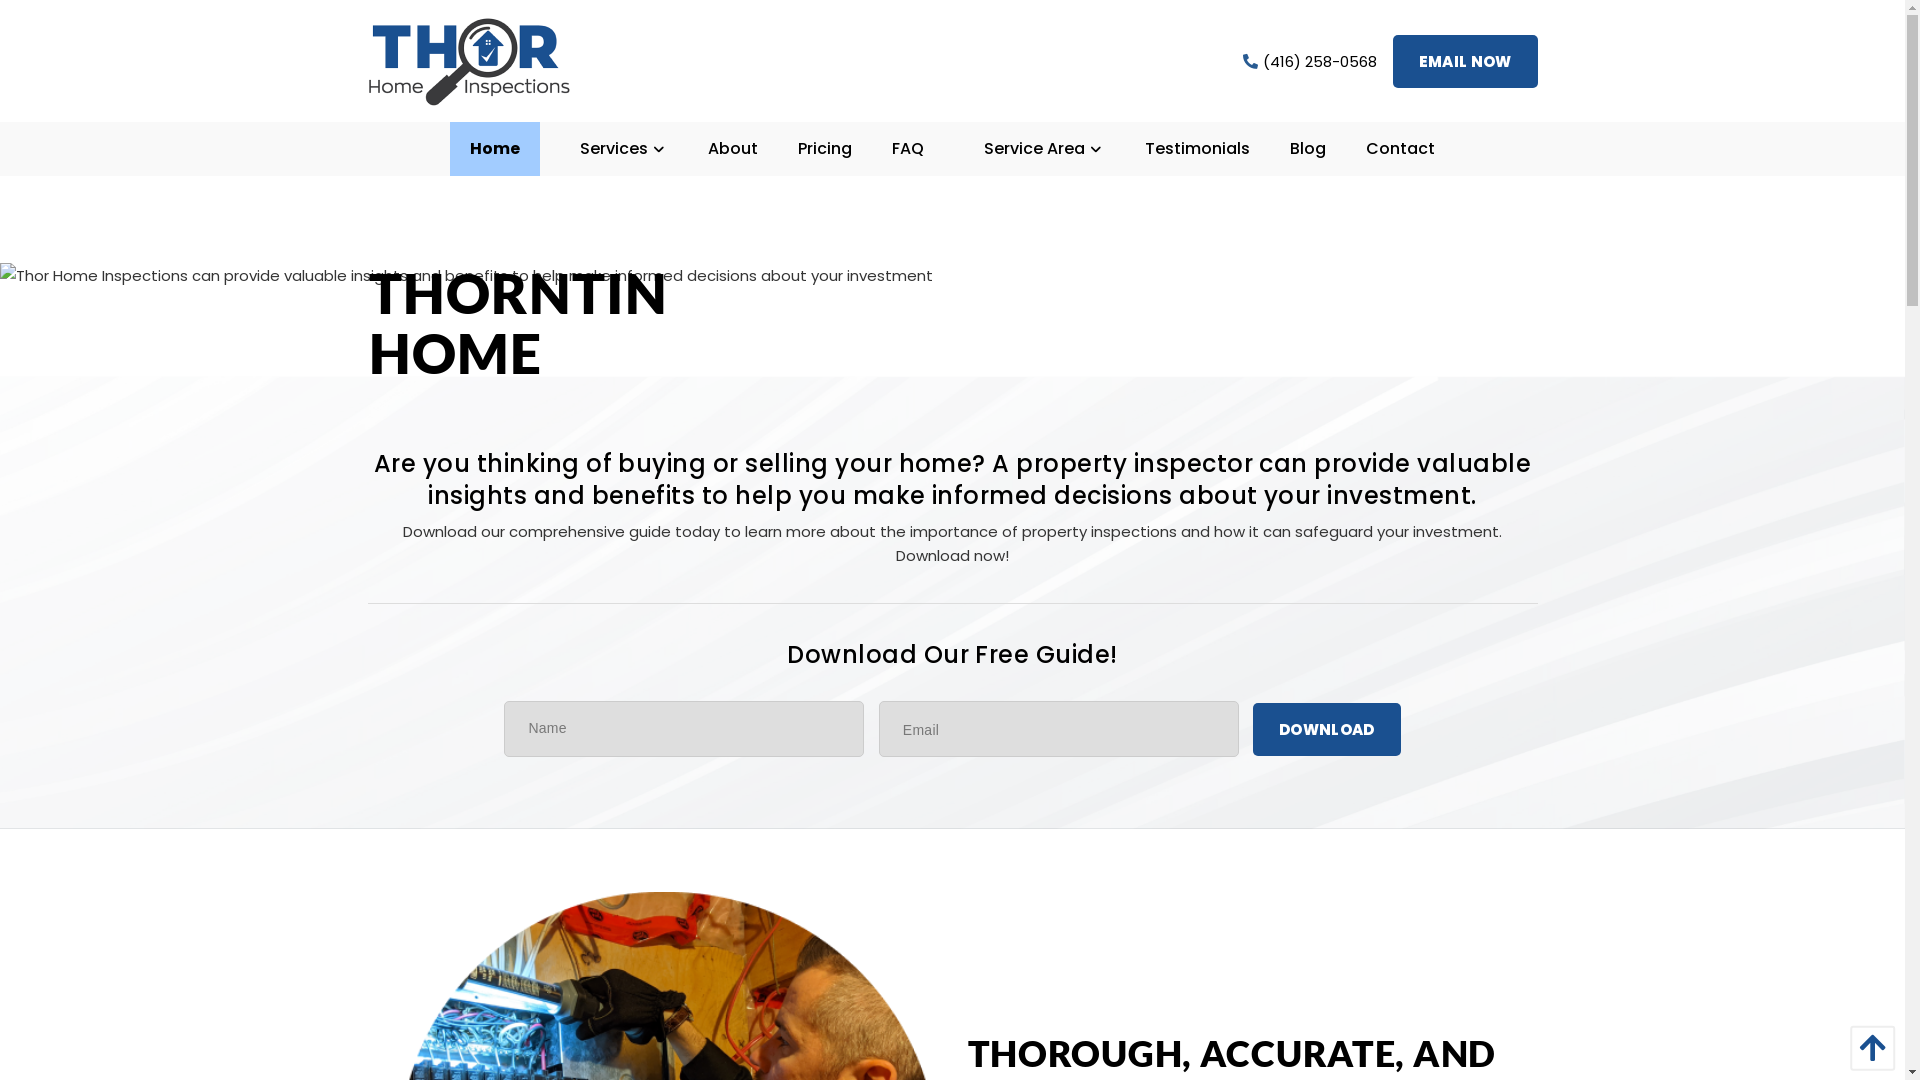  Describe the element at coordinates (906, 148) in the screenshot. I see `'FAQ'` at that location.